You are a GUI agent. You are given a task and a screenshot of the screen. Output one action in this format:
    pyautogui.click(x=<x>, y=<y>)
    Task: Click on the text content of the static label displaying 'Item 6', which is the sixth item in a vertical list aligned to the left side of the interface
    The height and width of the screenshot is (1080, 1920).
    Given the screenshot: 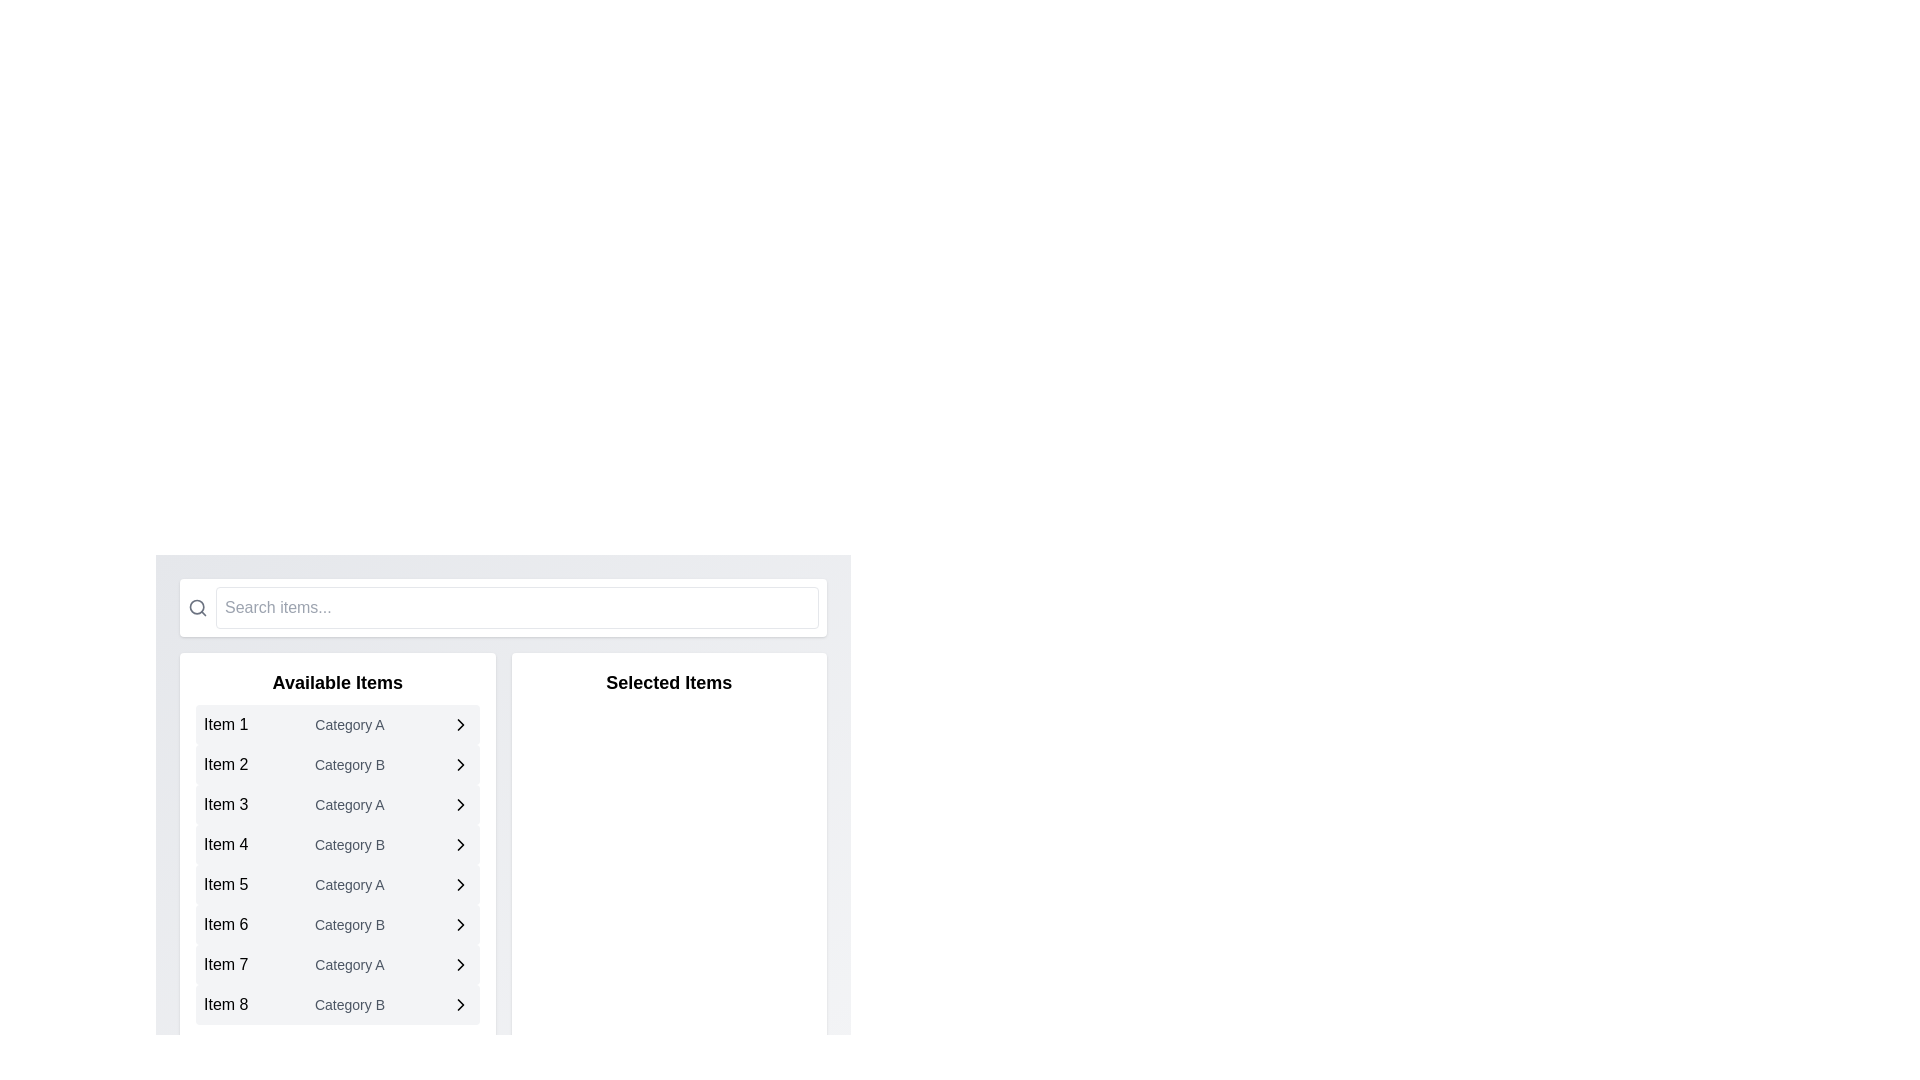 What is the action you would take?
    pyautogui.click(x=226, y=925)
    